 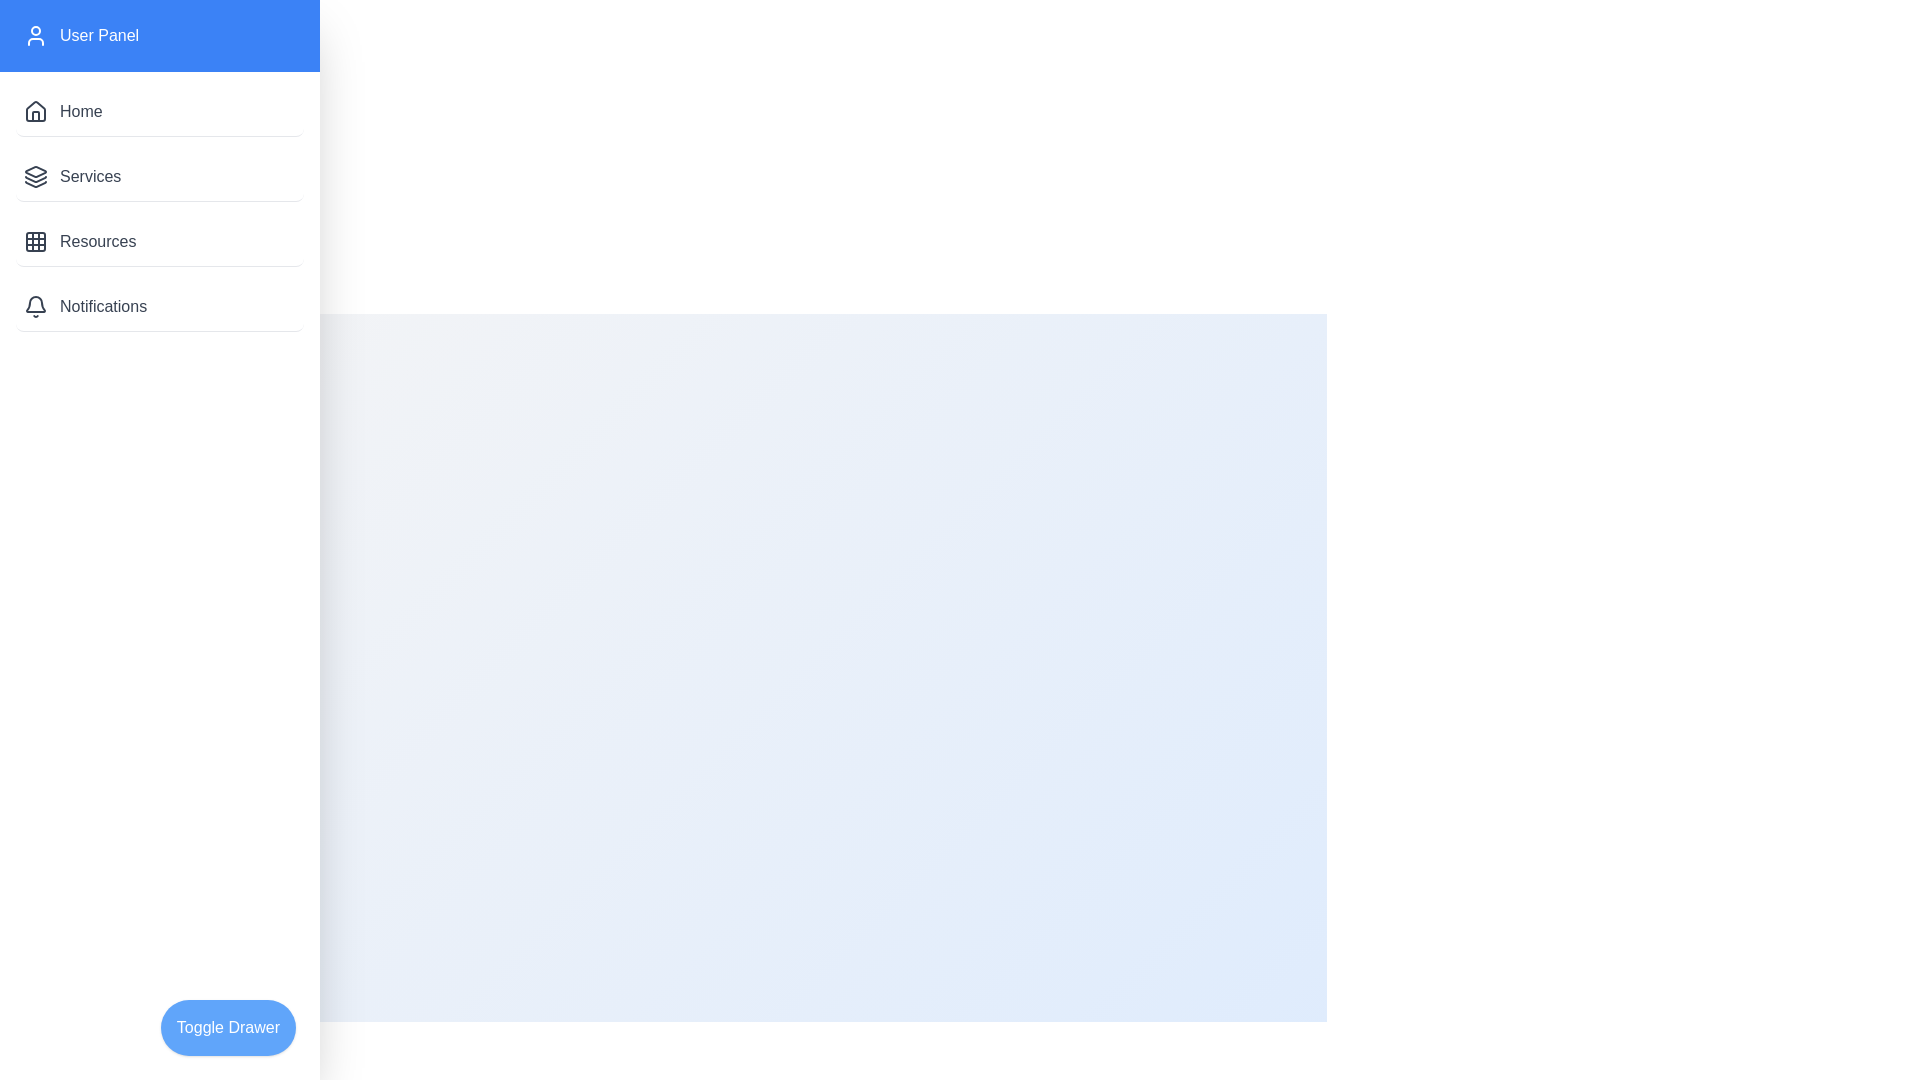 I want to click on the menu item Home in the drawer, so click(x=158, y=112).